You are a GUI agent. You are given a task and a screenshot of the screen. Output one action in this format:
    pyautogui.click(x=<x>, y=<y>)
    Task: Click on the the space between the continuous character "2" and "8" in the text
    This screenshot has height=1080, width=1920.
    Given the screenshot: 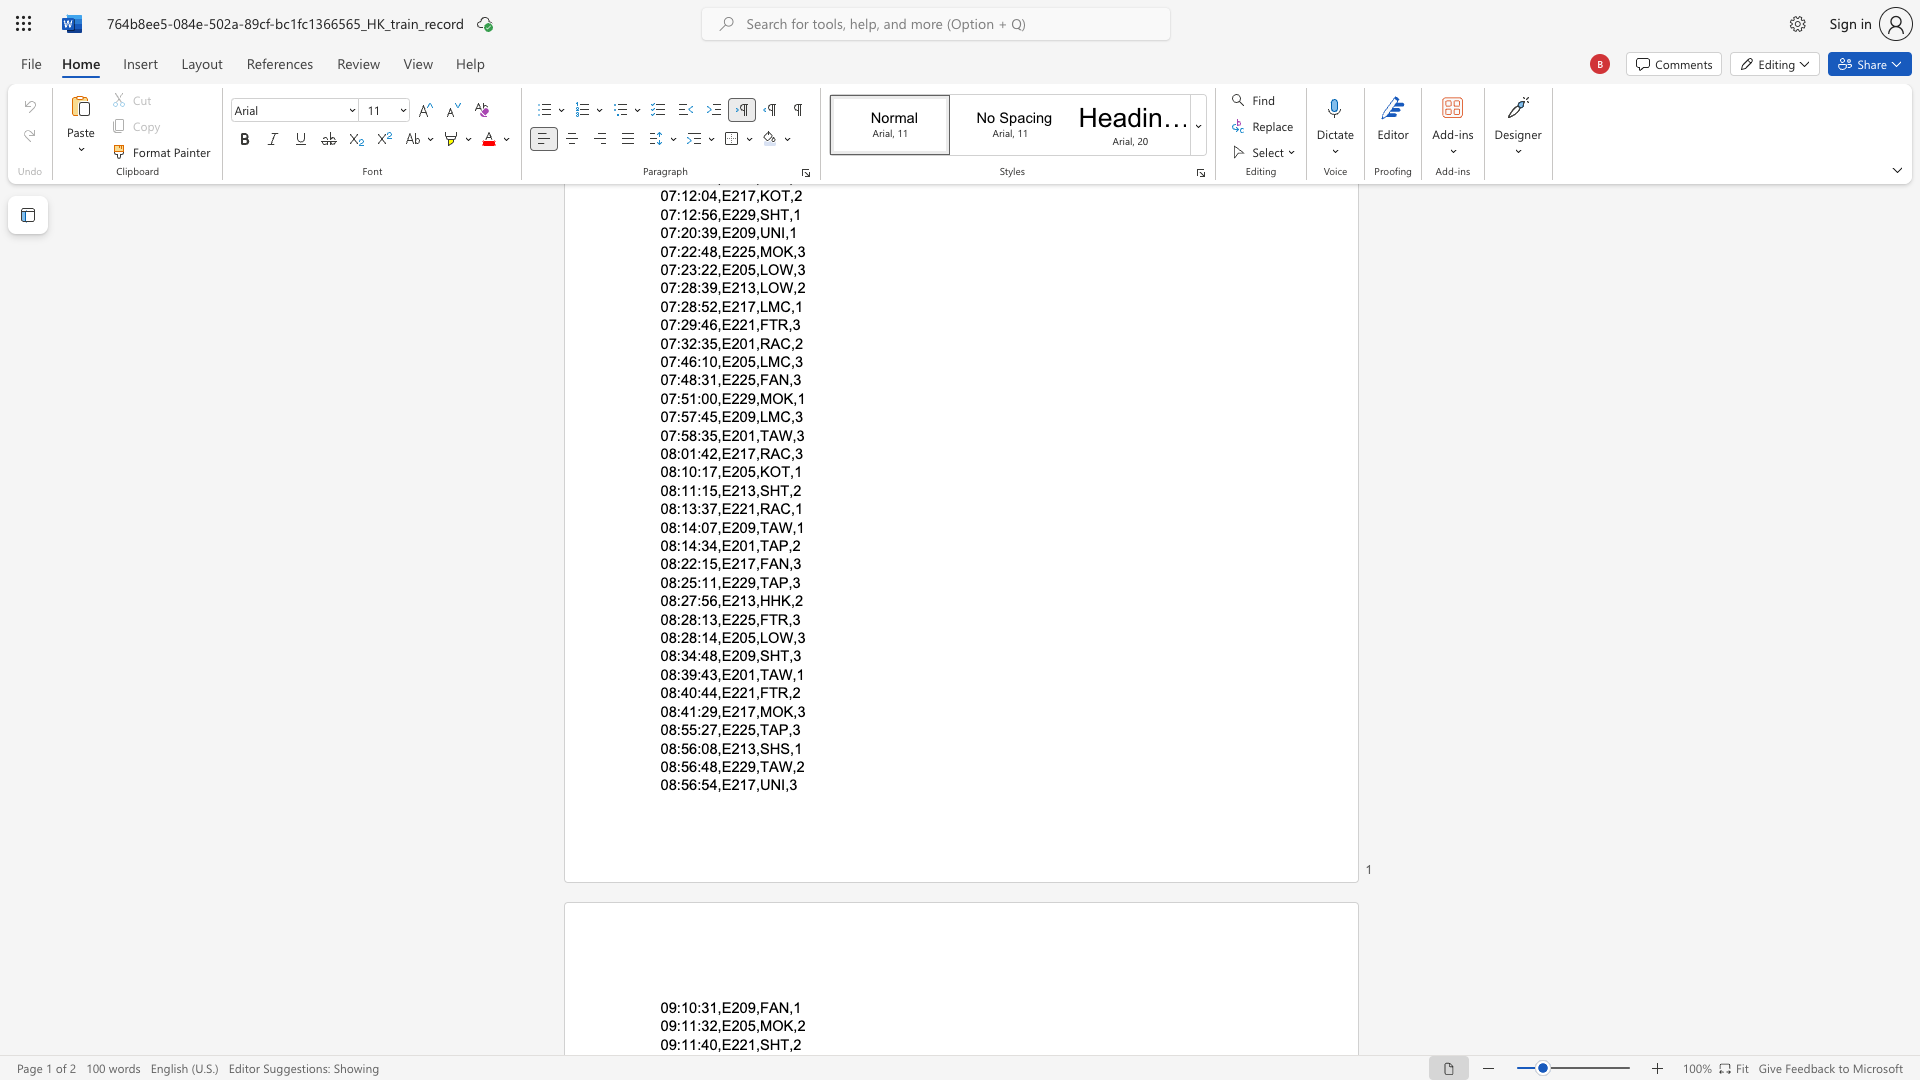 What is the action you would take?
    pyautogui.click(x=689, y=618)
    